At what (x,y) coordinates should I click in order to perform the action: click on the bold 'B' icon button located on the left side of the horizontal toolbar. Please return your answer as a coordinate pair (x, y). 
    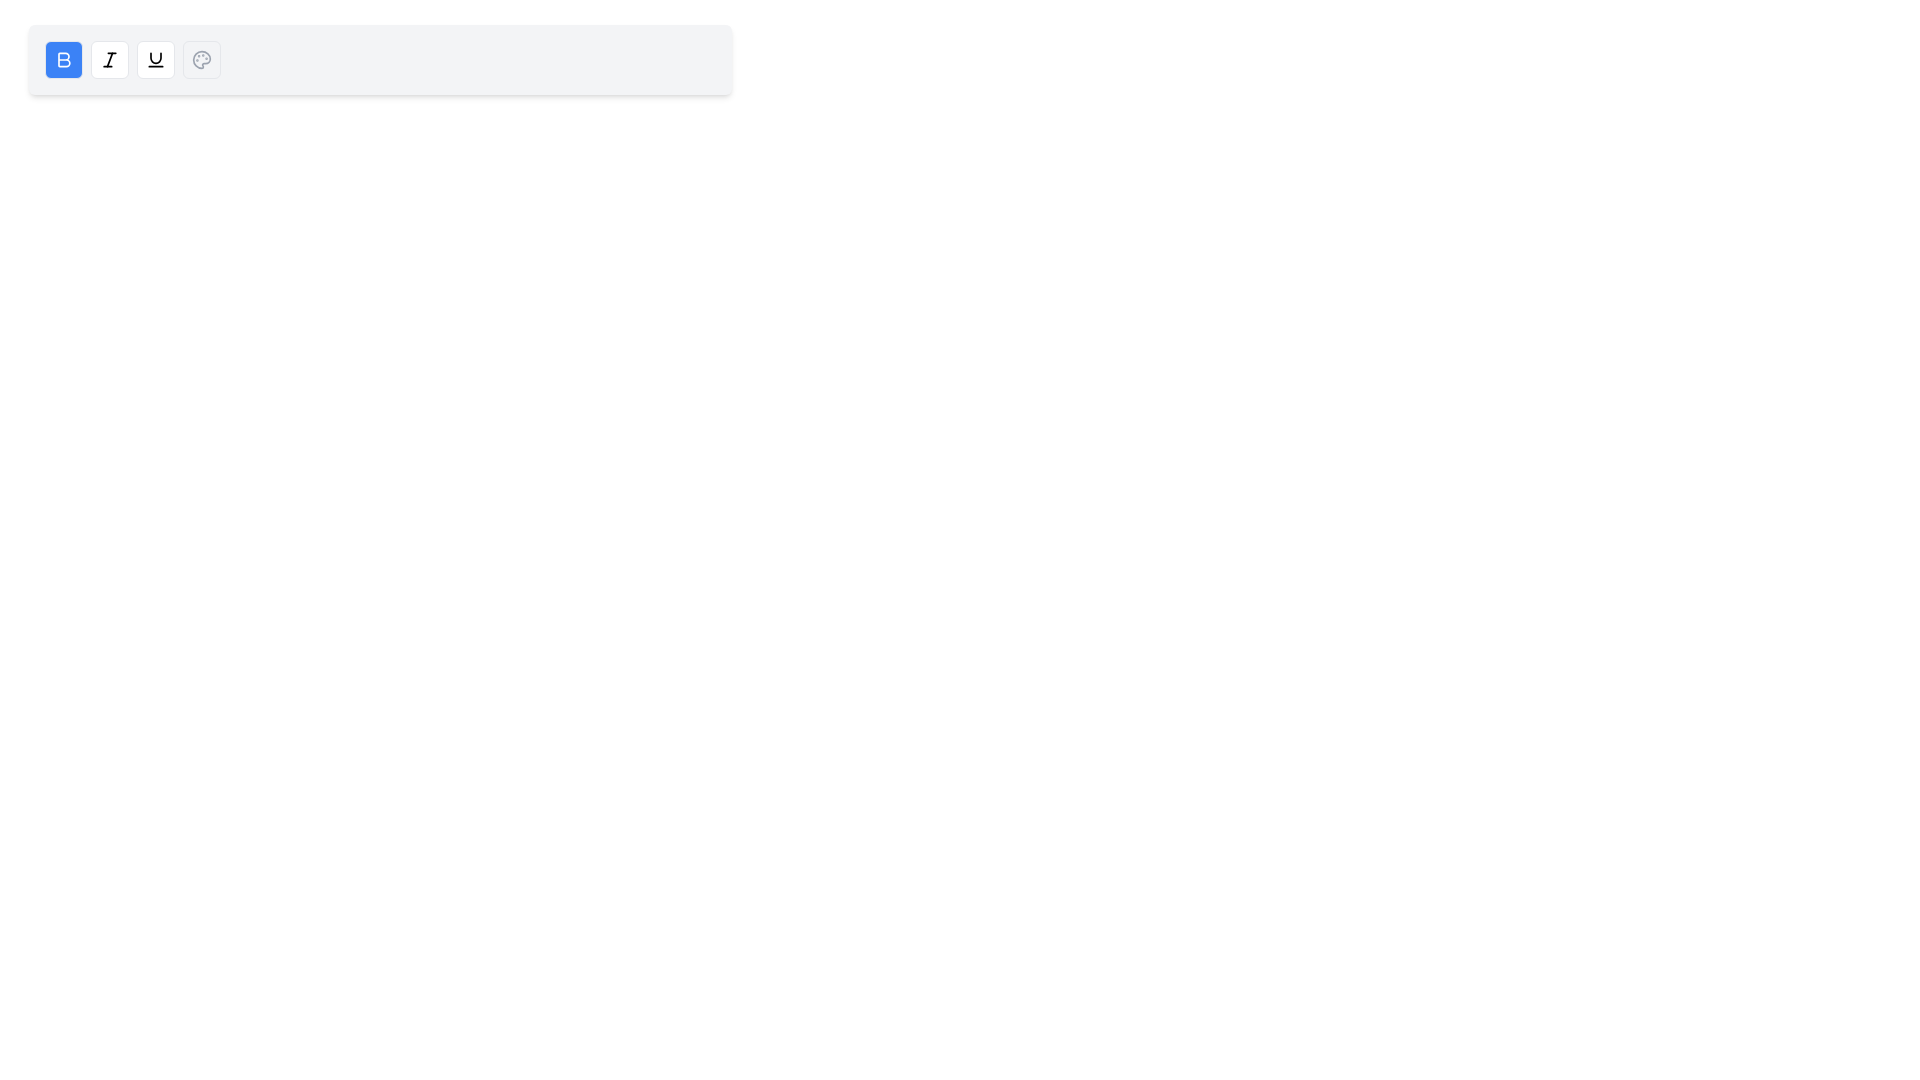
    Looking at the image, I should click on (63, 59).